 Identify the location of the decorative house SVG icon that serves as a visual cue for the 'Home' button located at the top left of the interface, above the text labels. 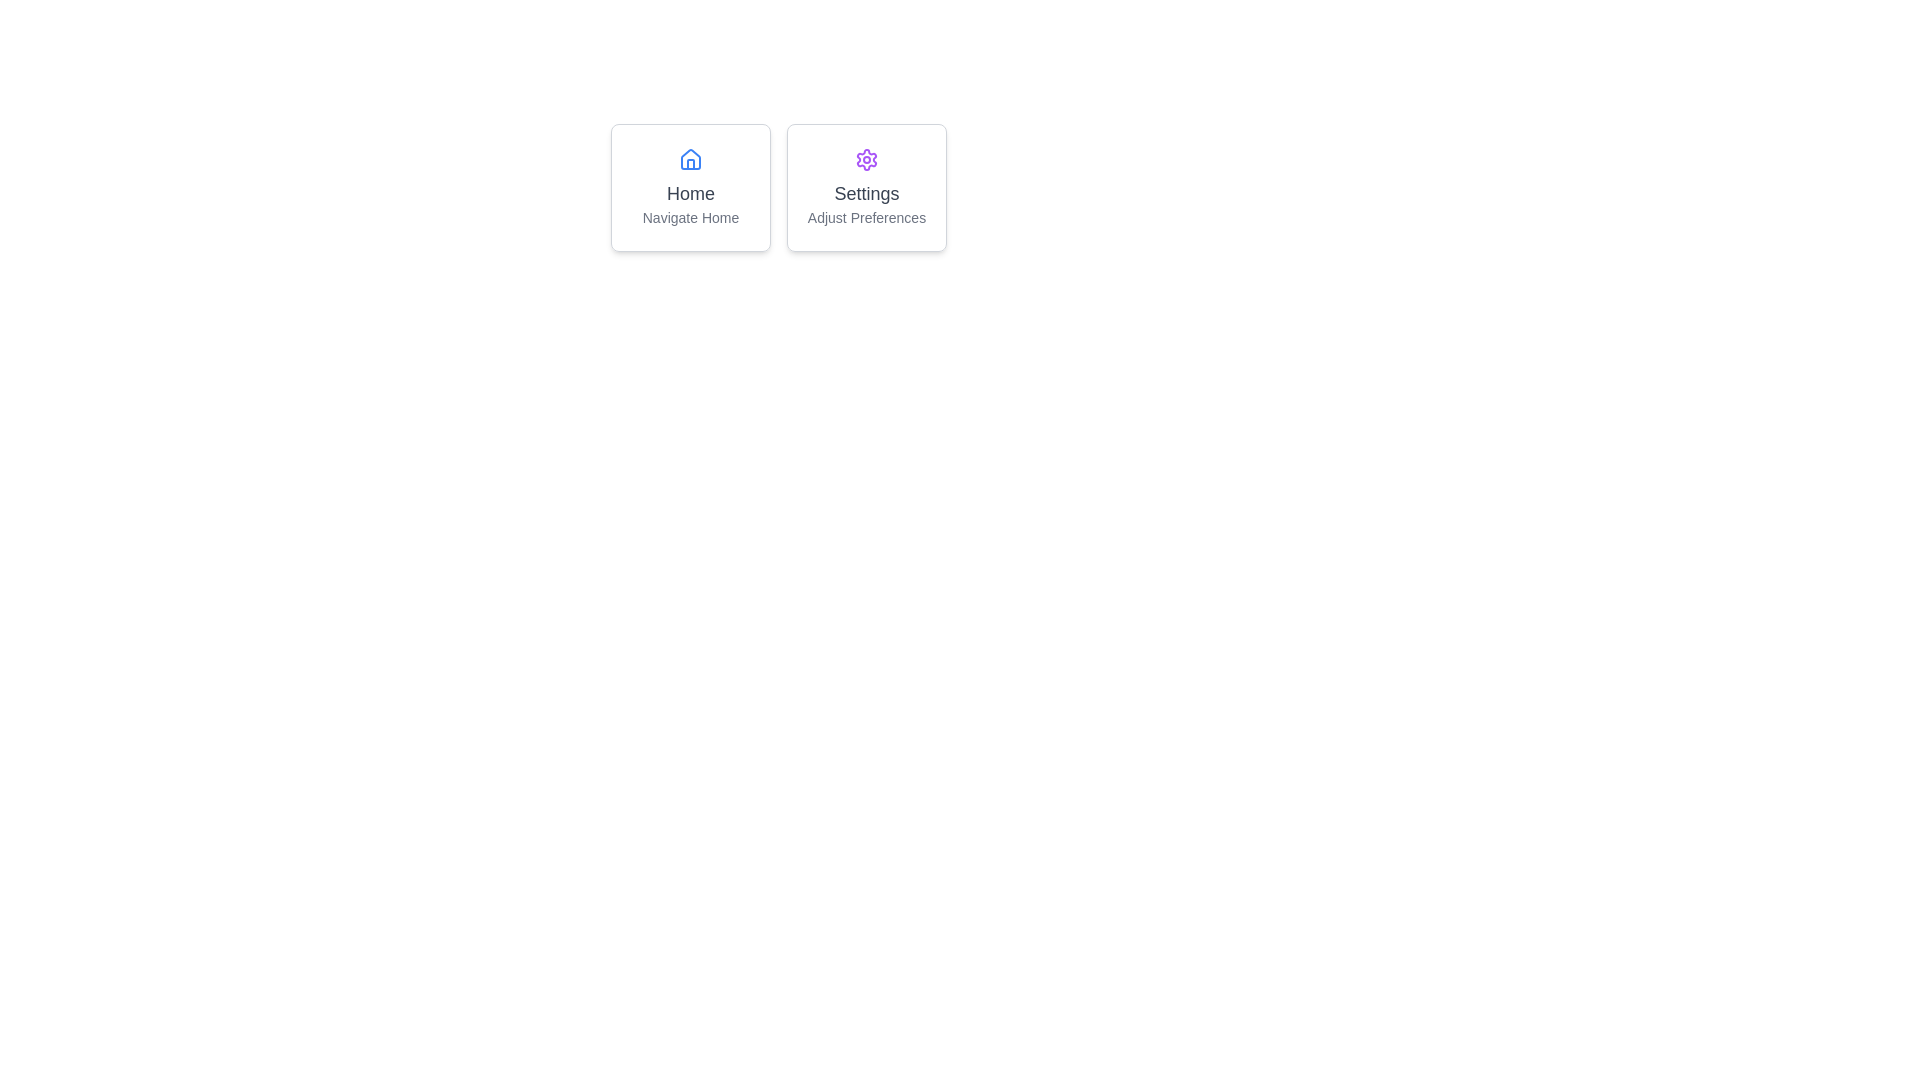
(691, 157).